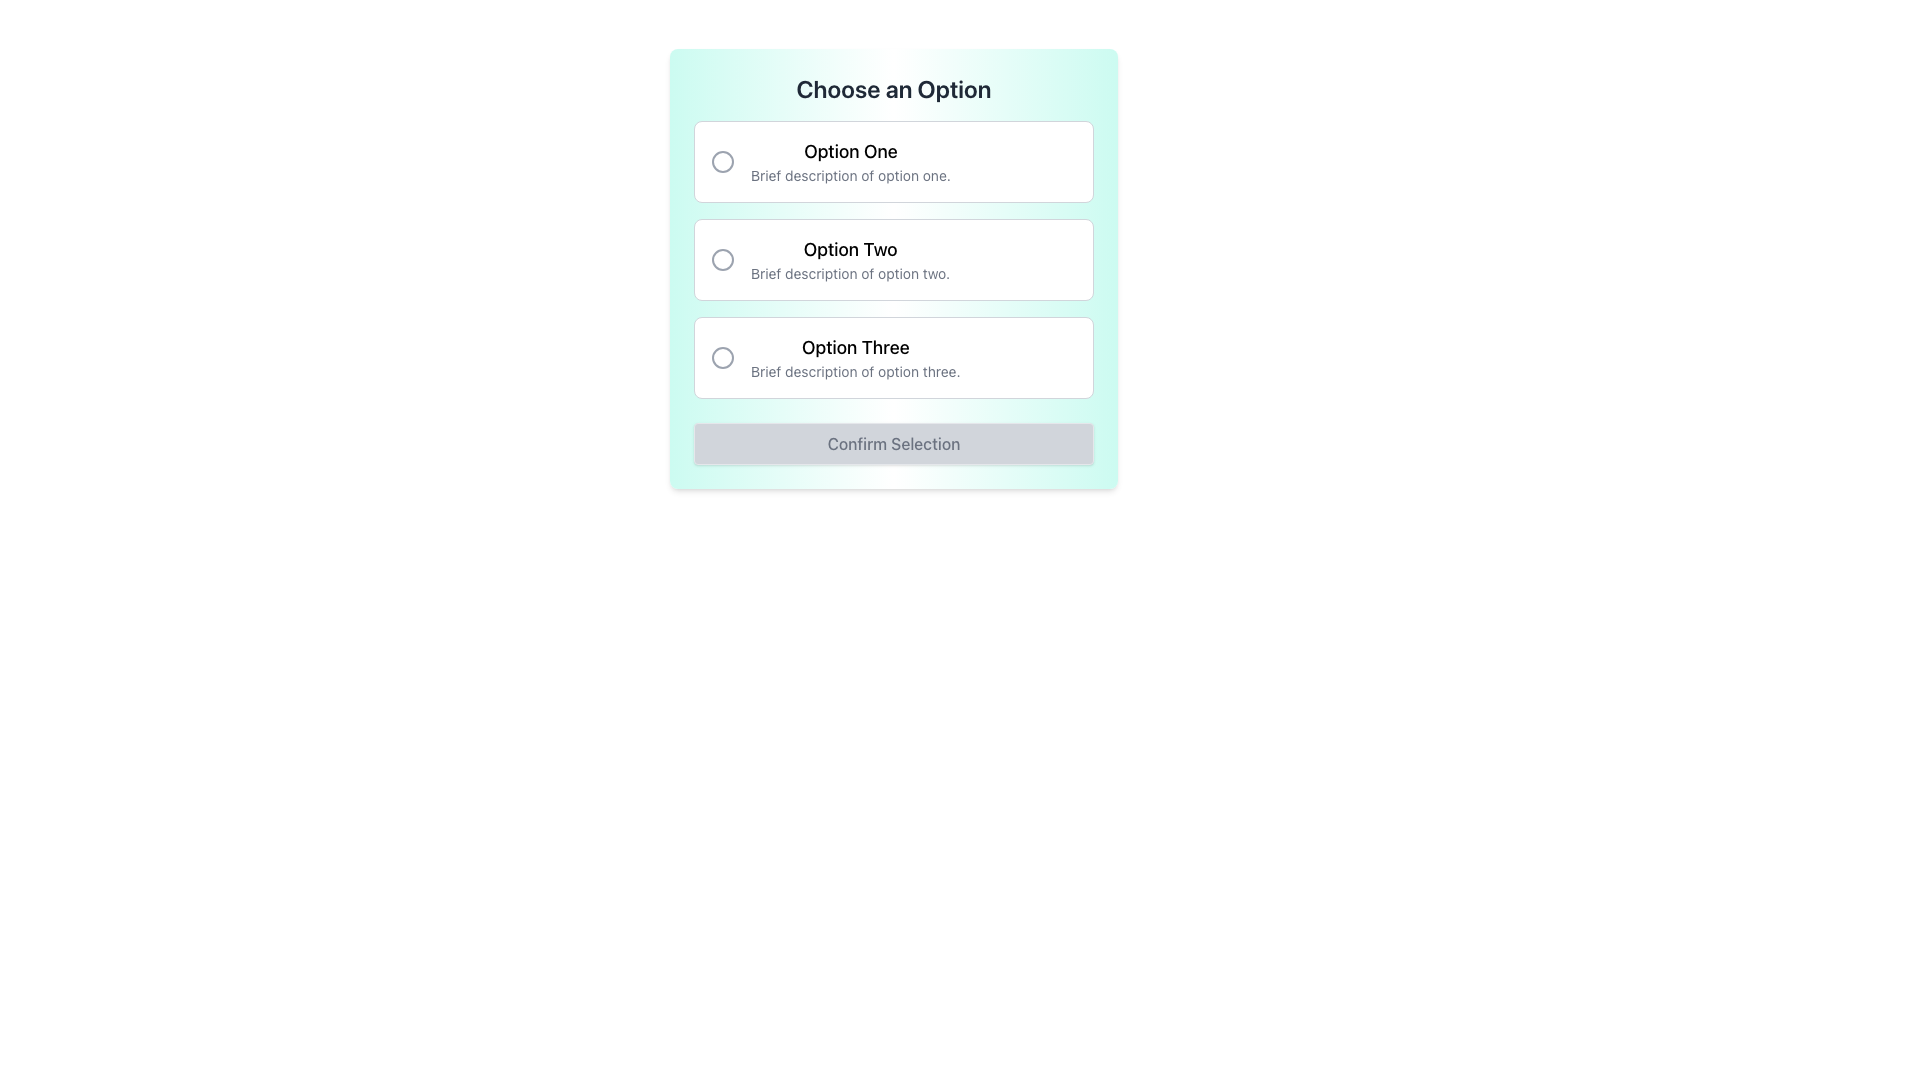 The width and height of the screenshot is (1920, 1080). I want to click on the text label that reads 'Option Three', which is styled with a larger font size and medium weight, located as the third option in a vertical list of selectable options, so click(855, 346).